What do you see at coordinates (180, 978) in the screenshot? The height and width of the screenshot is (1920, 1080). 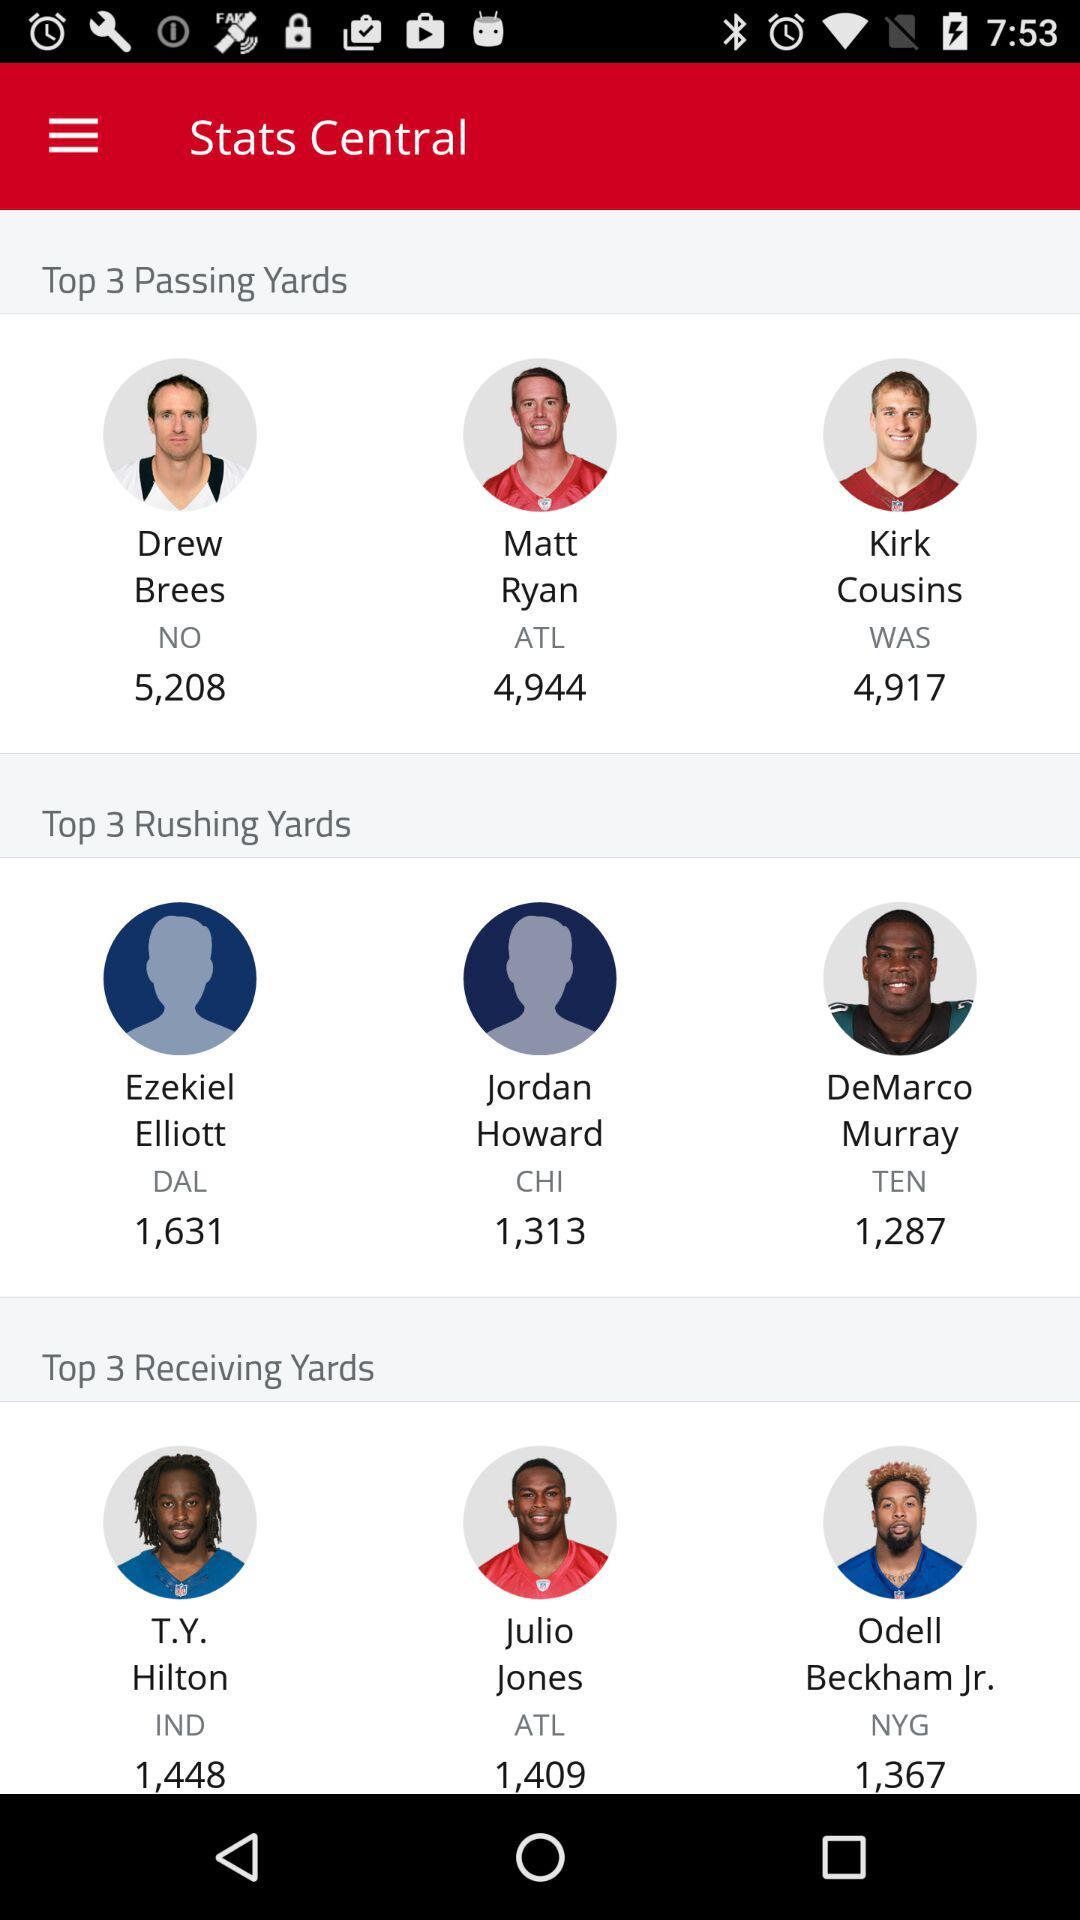 I see `the person` at bounding box center [180, 978].